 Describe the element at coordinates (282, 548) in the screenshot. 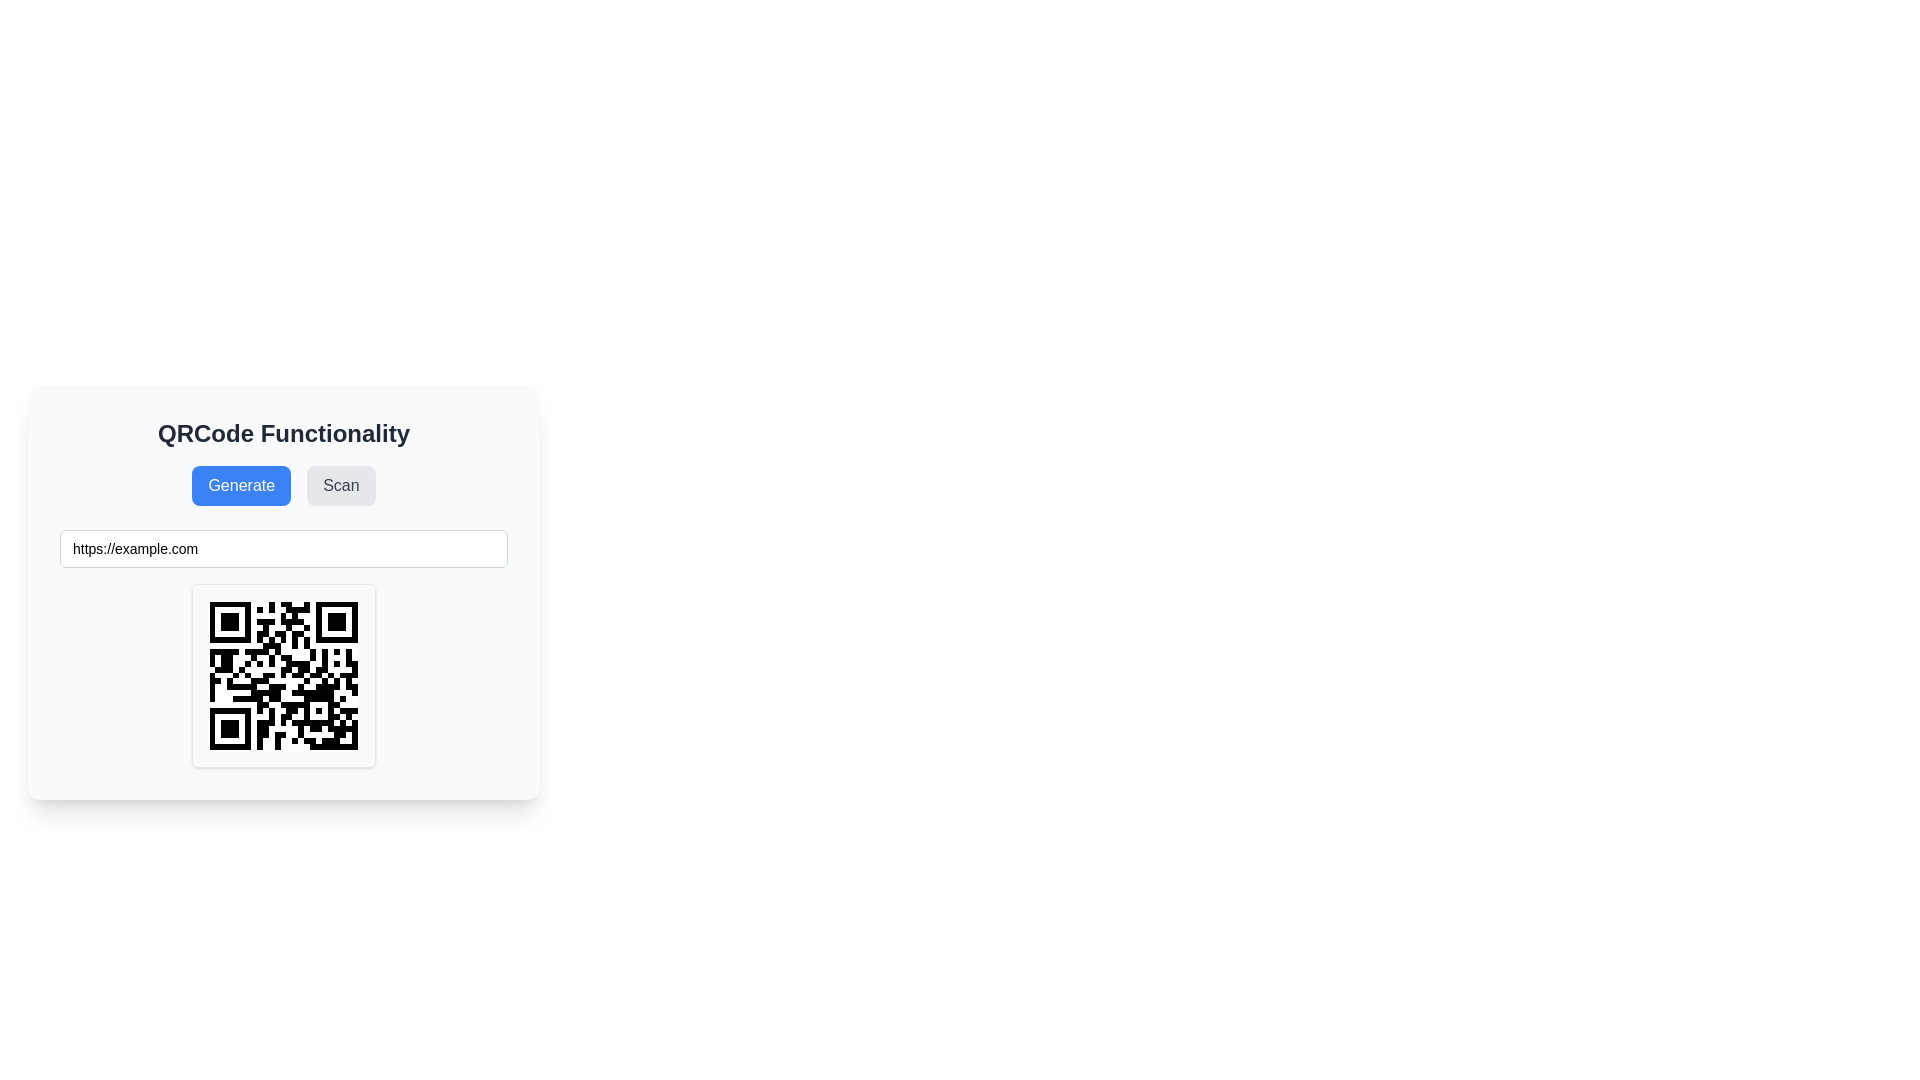

I see `the text input field located below the 'Generate' and 'Scan' buttons, and above the QR code display area, to copy or alter the text` at that location.